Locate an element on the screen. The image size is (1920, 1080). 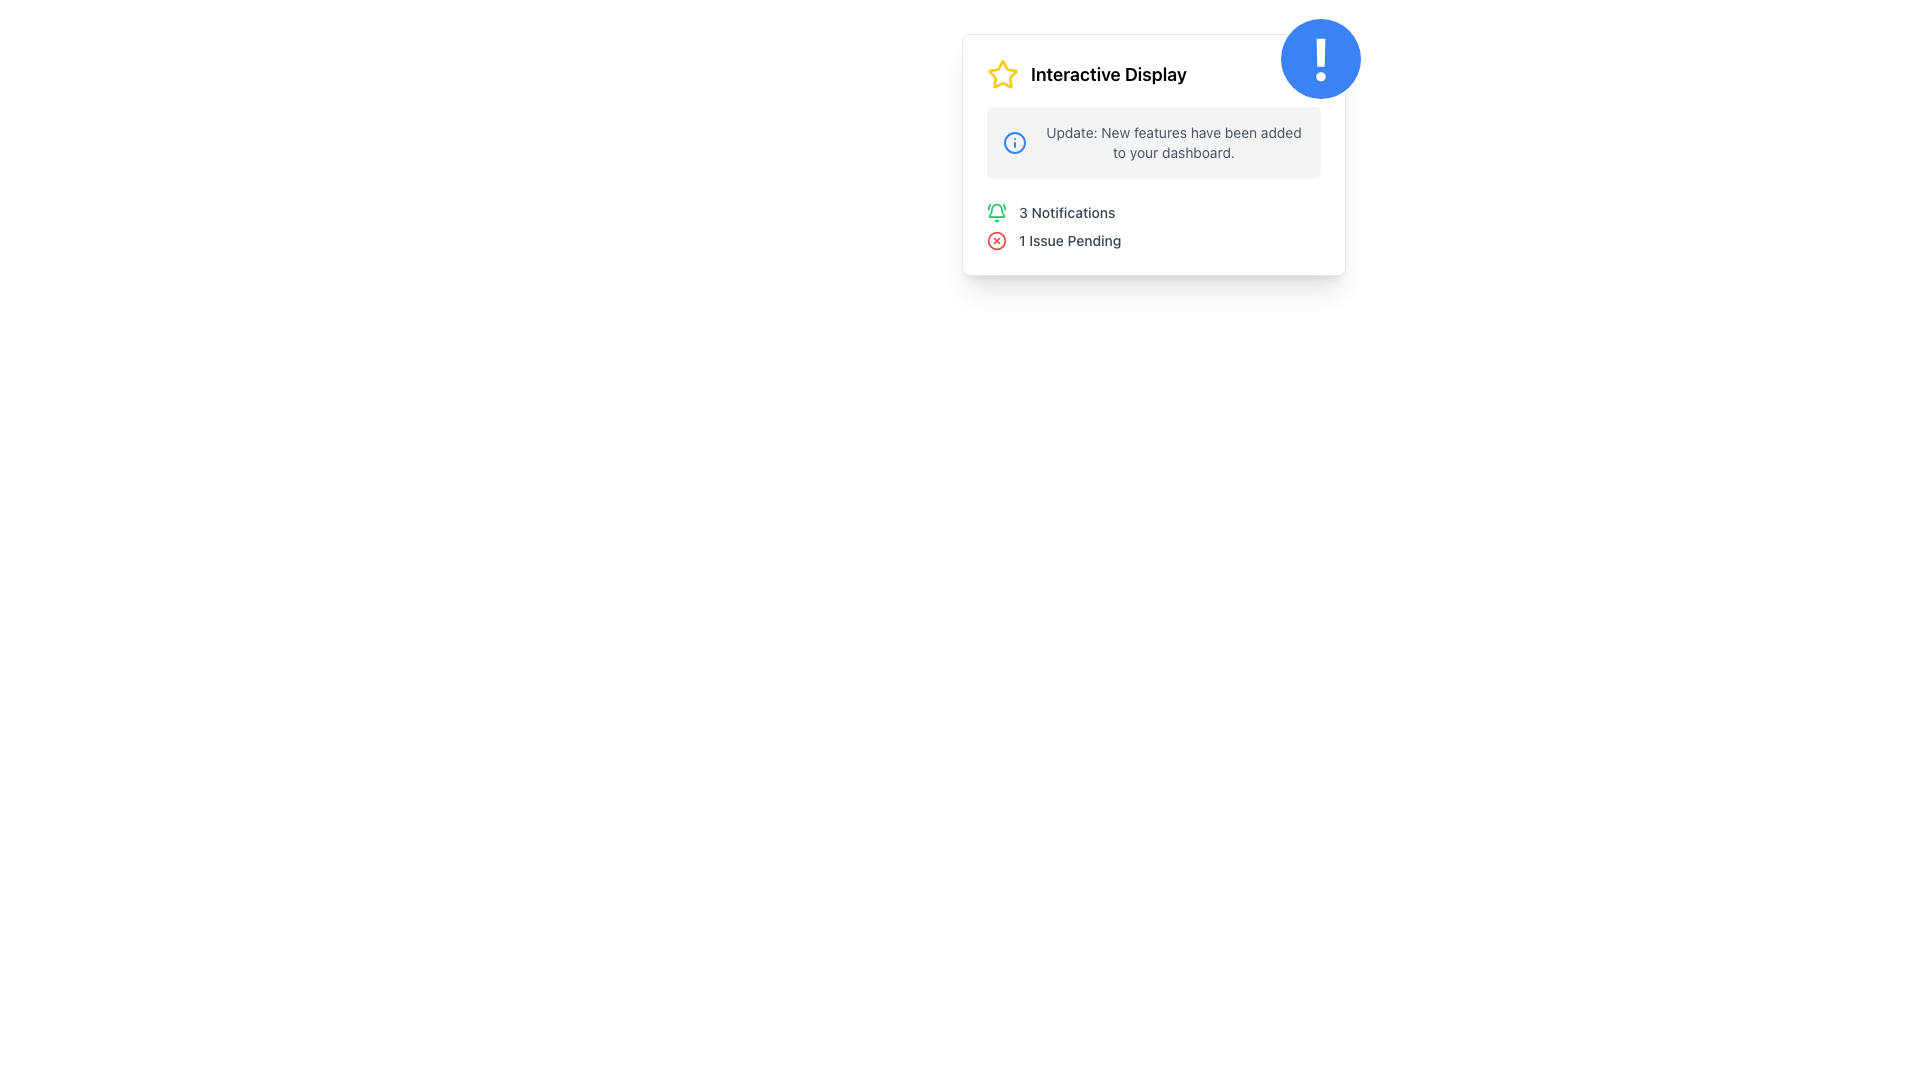
text content that informs the user about the number of unread or pending notifications, located in the notification panel near the bell icon is located at coordinates (1066, 212).